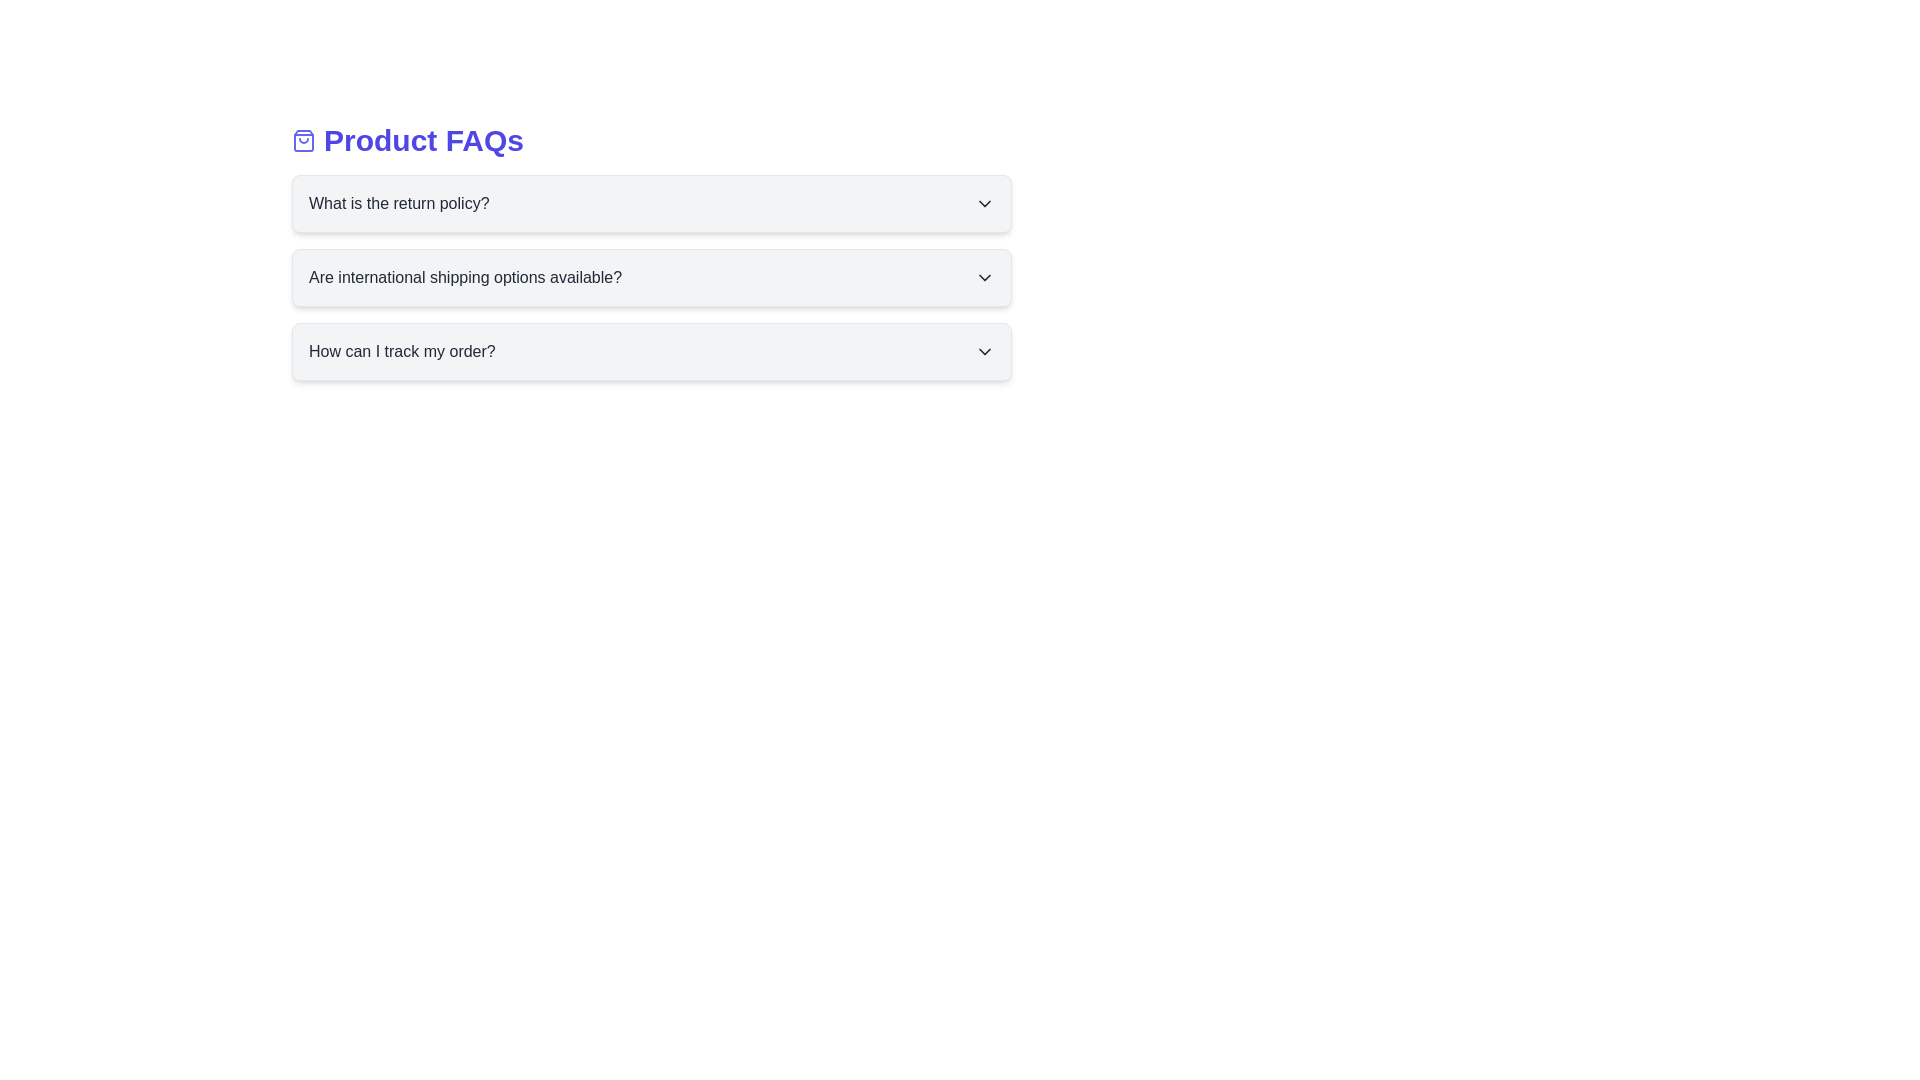 This screenshot has width=1920, height=1080. Describe the element at coordinates (652, 350) in the screenshot. I see `the collapsible FAQ entry labeled 'How can I track my order?' for keyboard interaction` at that location.